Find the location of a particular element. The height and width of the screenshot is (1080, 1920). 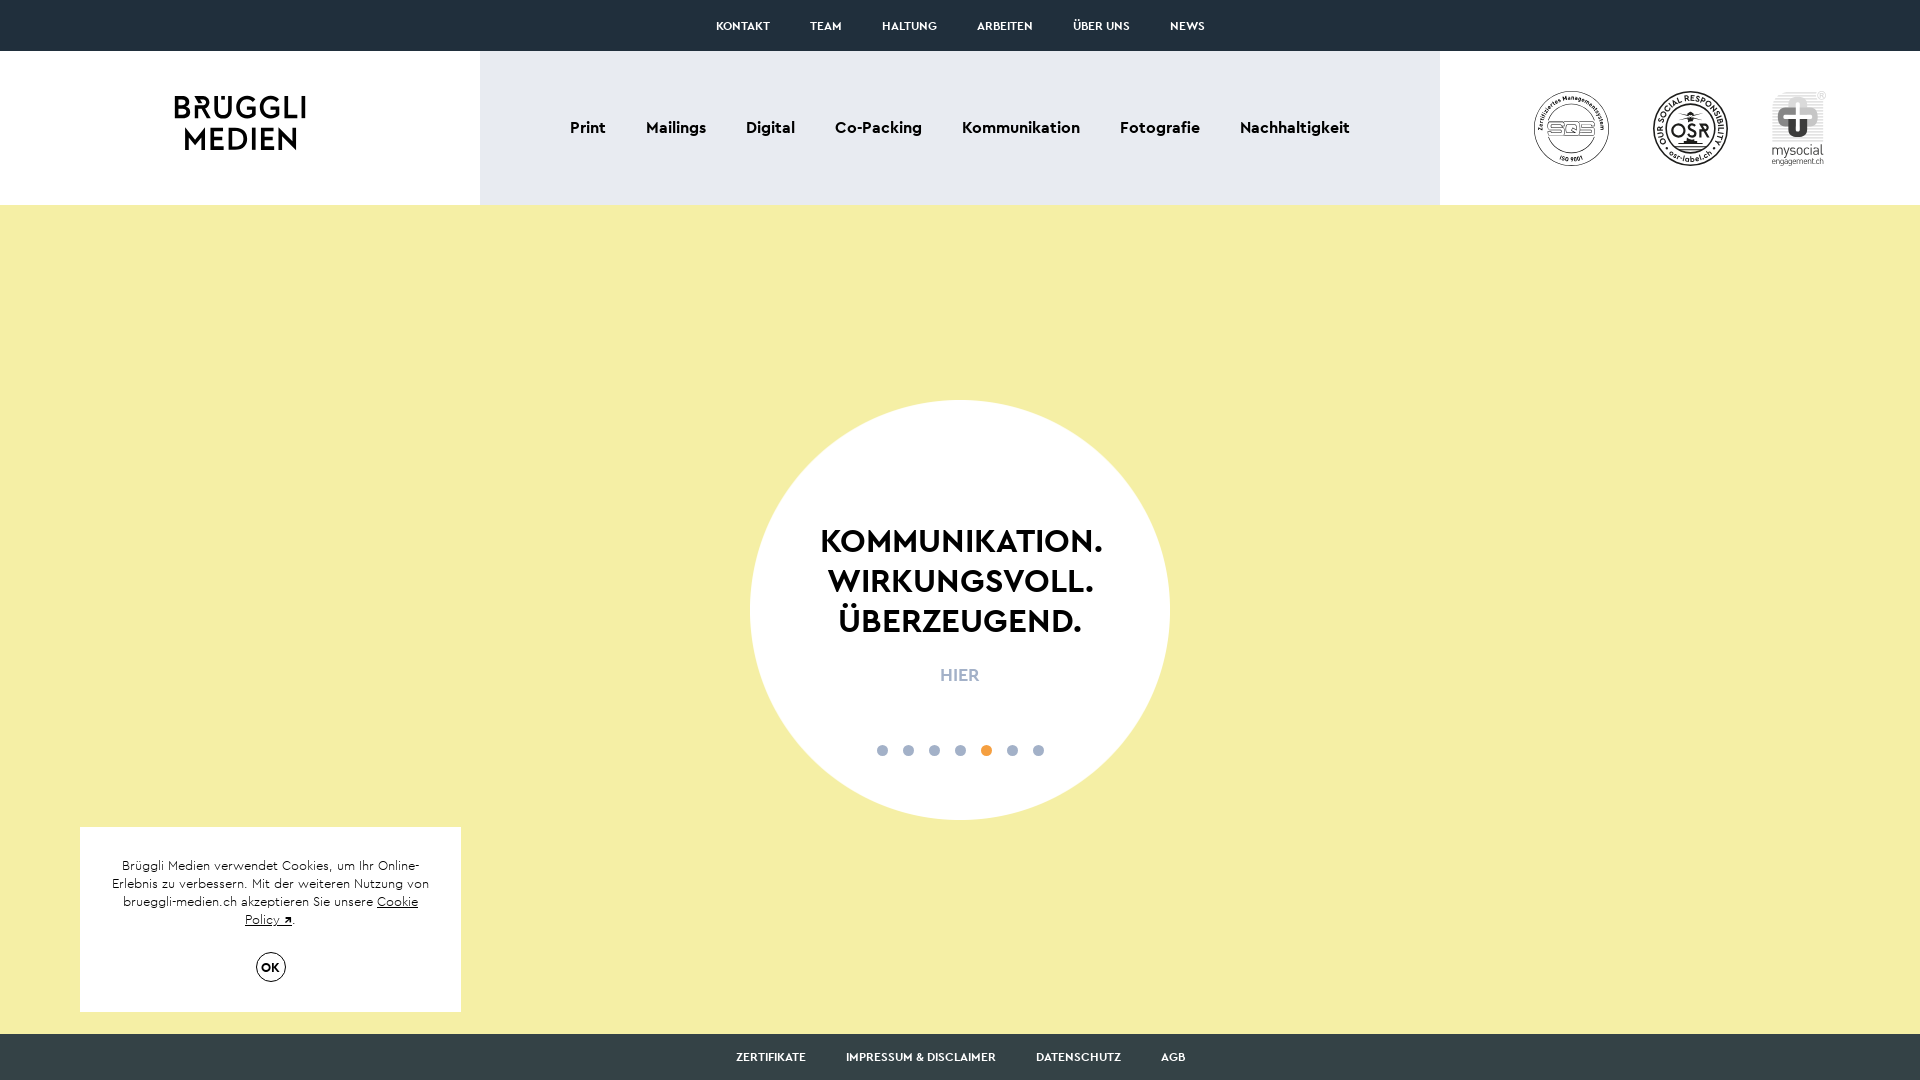

'5' is located at coordinates (985, 750).